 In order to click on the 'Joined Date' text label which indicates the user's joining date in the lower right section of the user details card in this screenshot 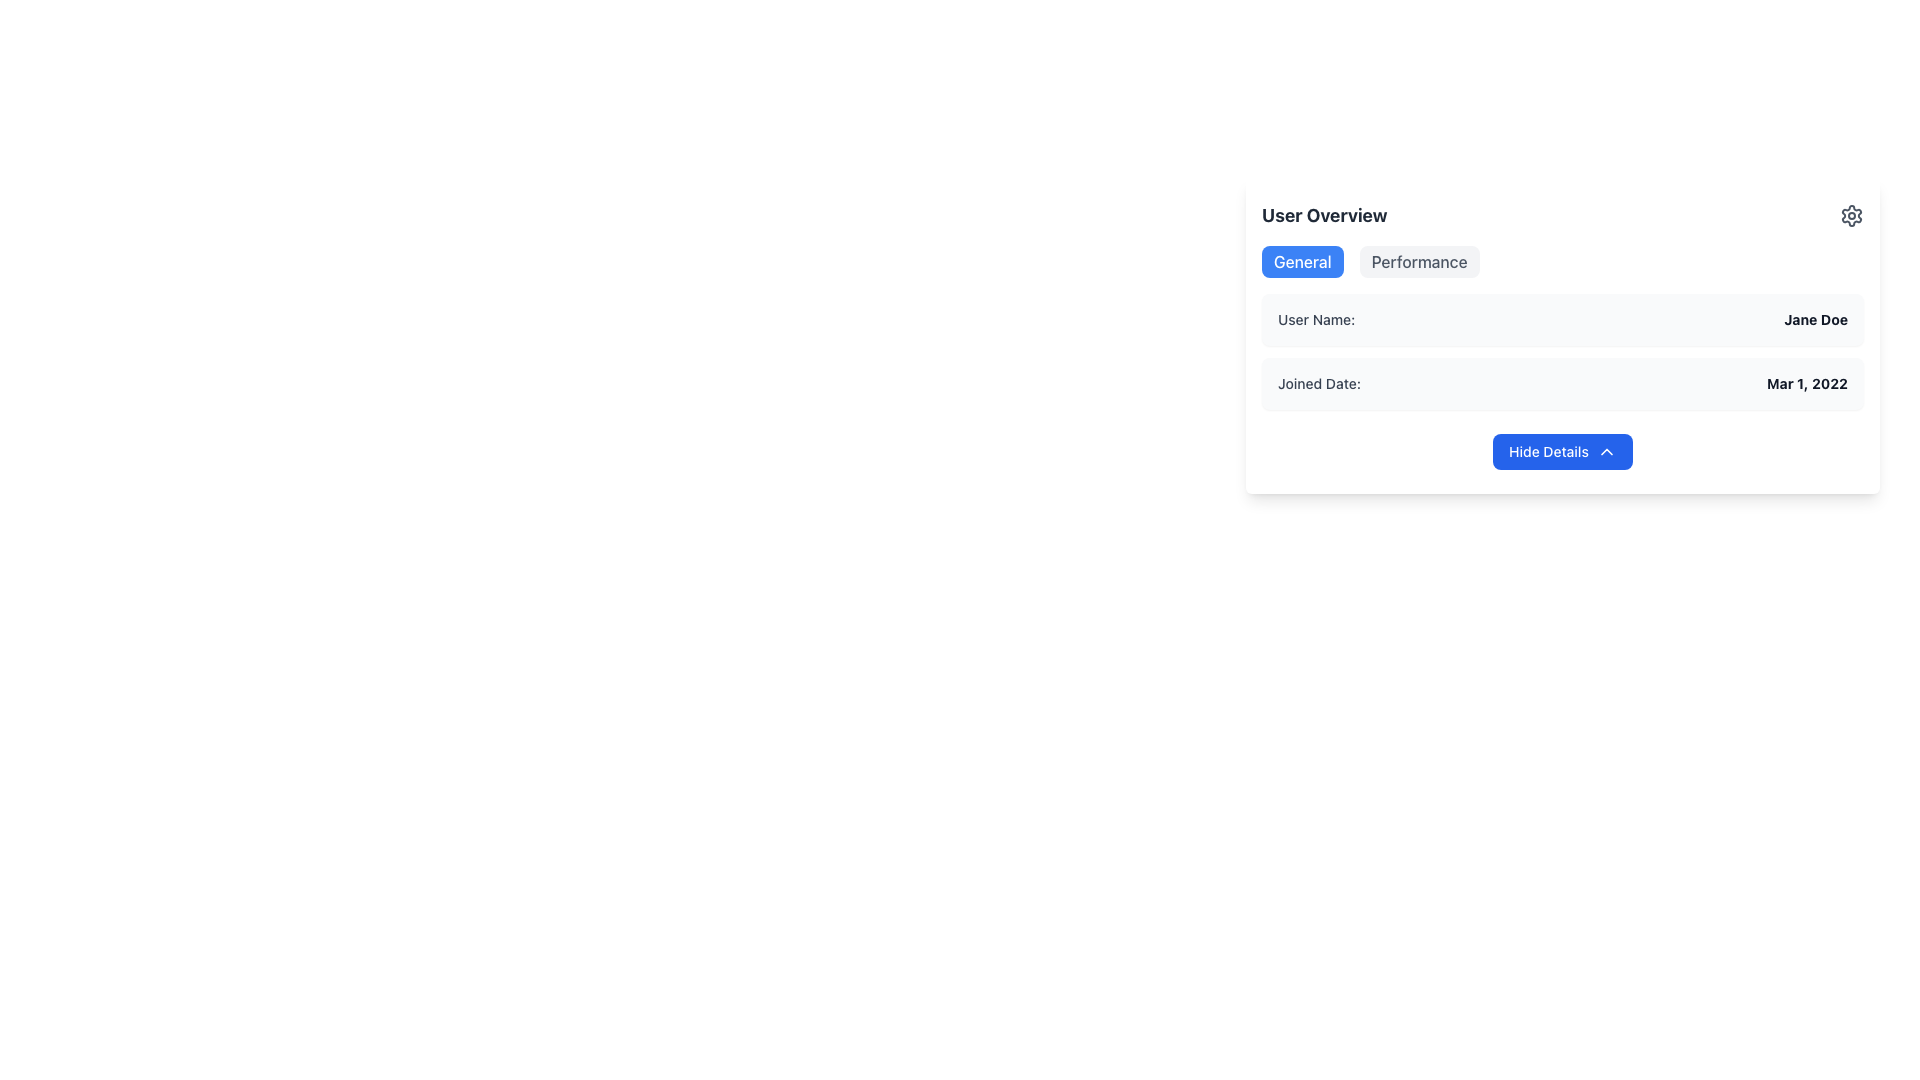, I will do `click(1319, 384)`.